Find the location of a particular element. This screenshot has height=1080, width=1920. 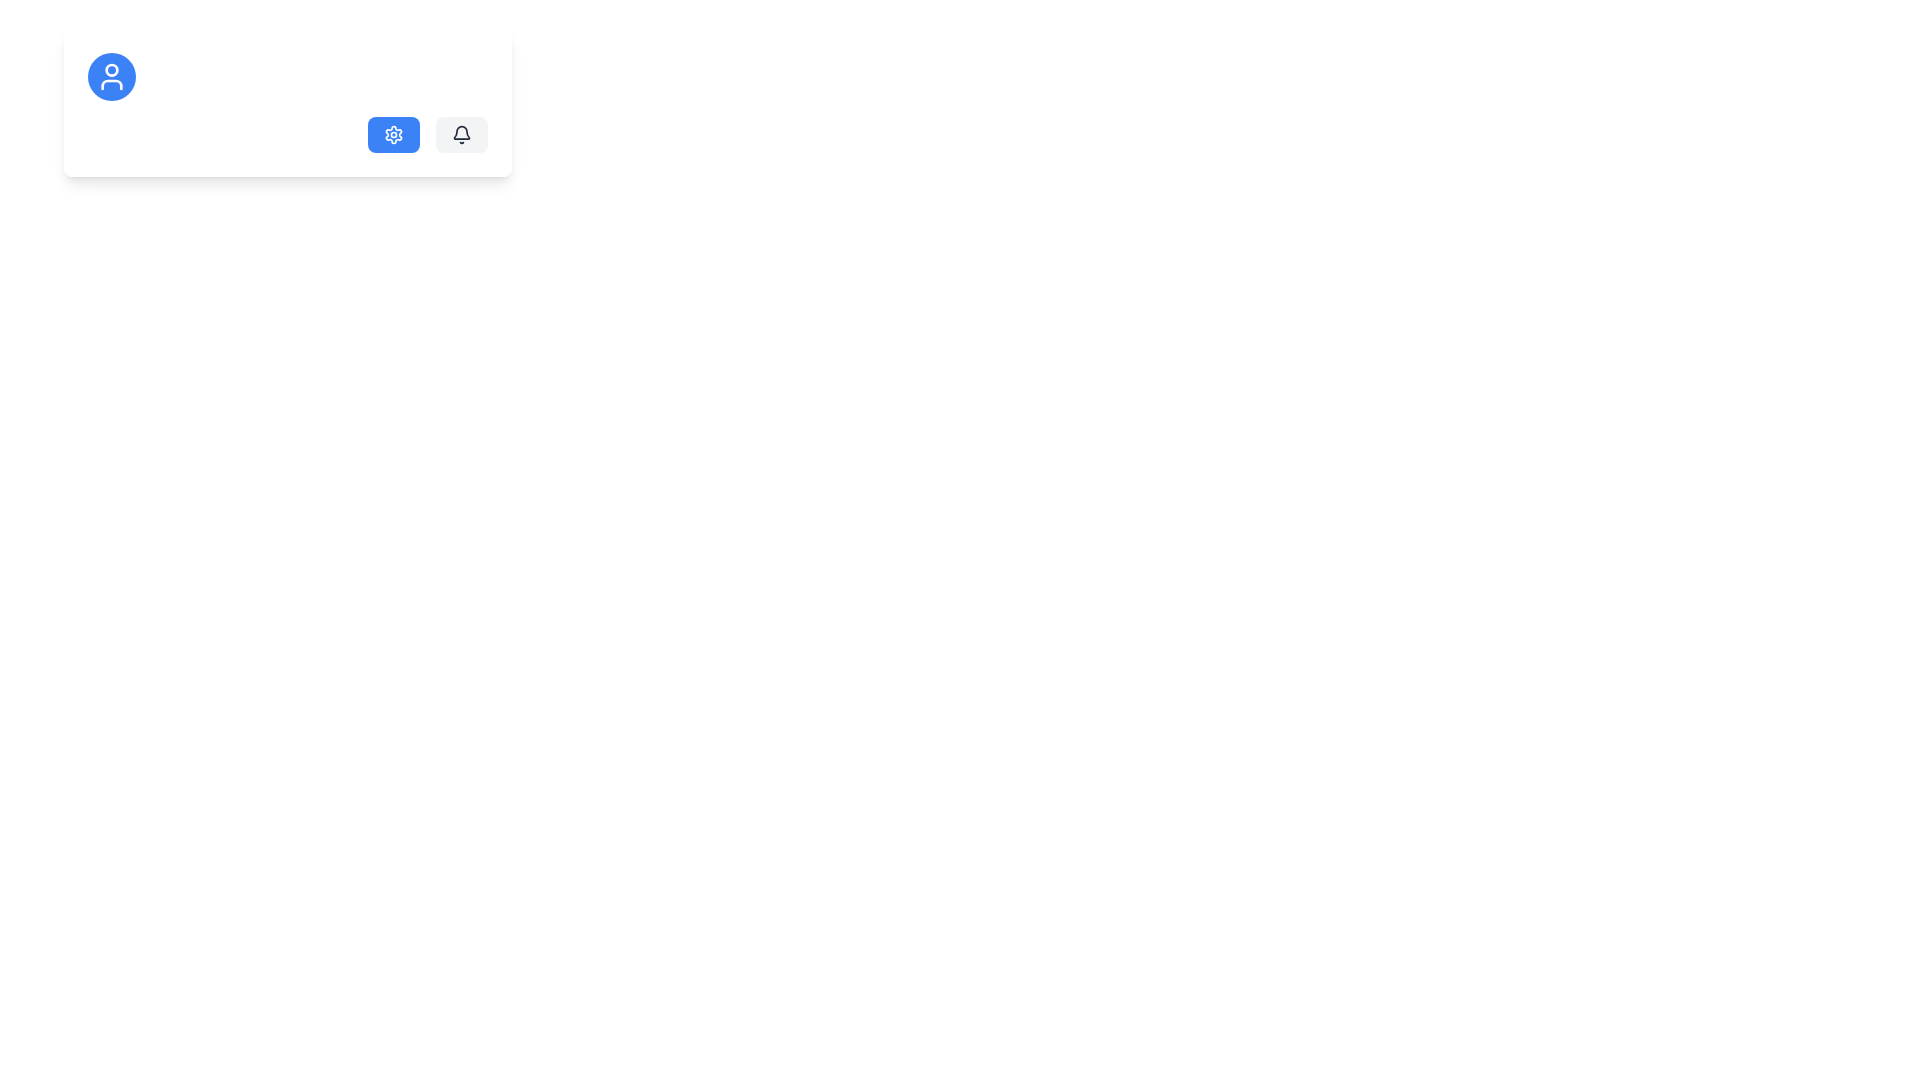

the circular graphical element that represents the user's profile in the user icon, located in the upper section of the user silhouette is located at coordinates (110, 68).